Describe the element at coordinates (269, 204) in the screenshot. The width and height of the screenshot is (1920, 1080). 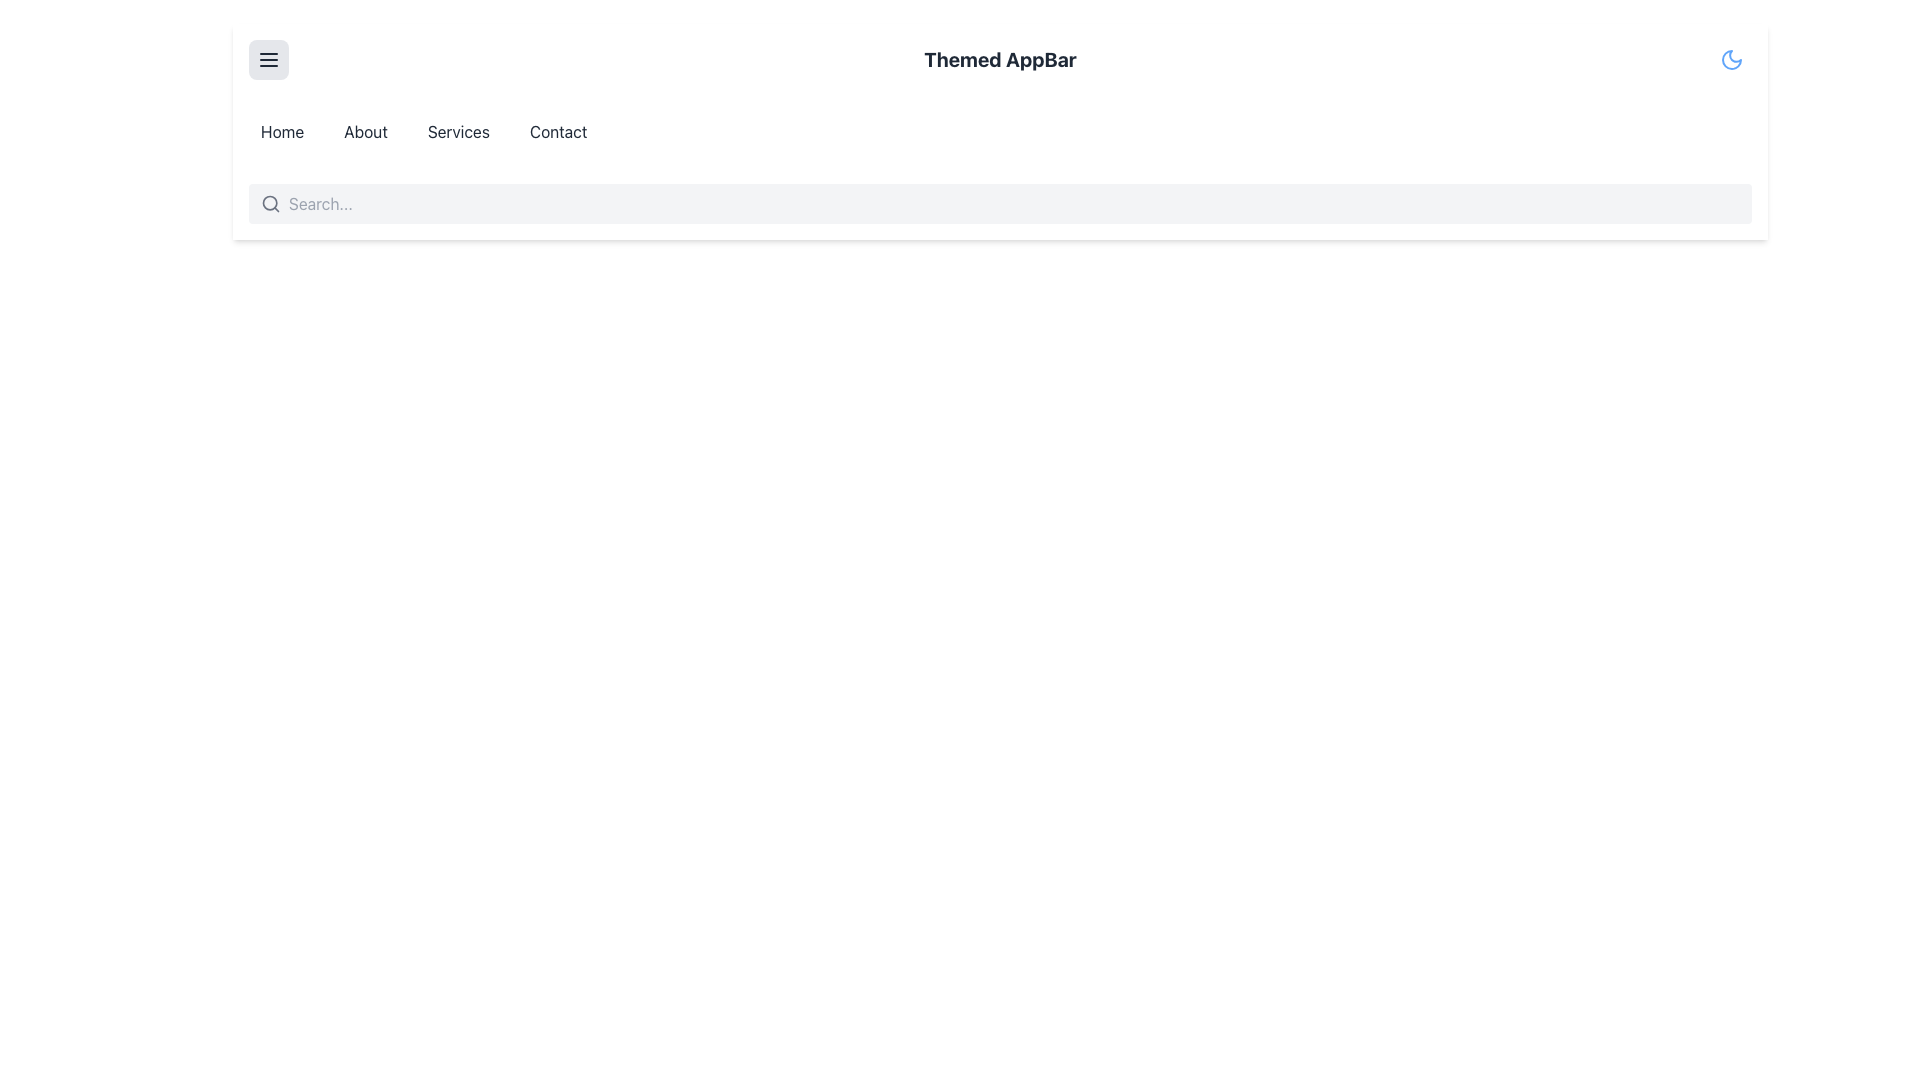
I see `the magnifying glass icon representing the search function, which is located to the left of the search input field in the bar under the main navigation menu` at that location.